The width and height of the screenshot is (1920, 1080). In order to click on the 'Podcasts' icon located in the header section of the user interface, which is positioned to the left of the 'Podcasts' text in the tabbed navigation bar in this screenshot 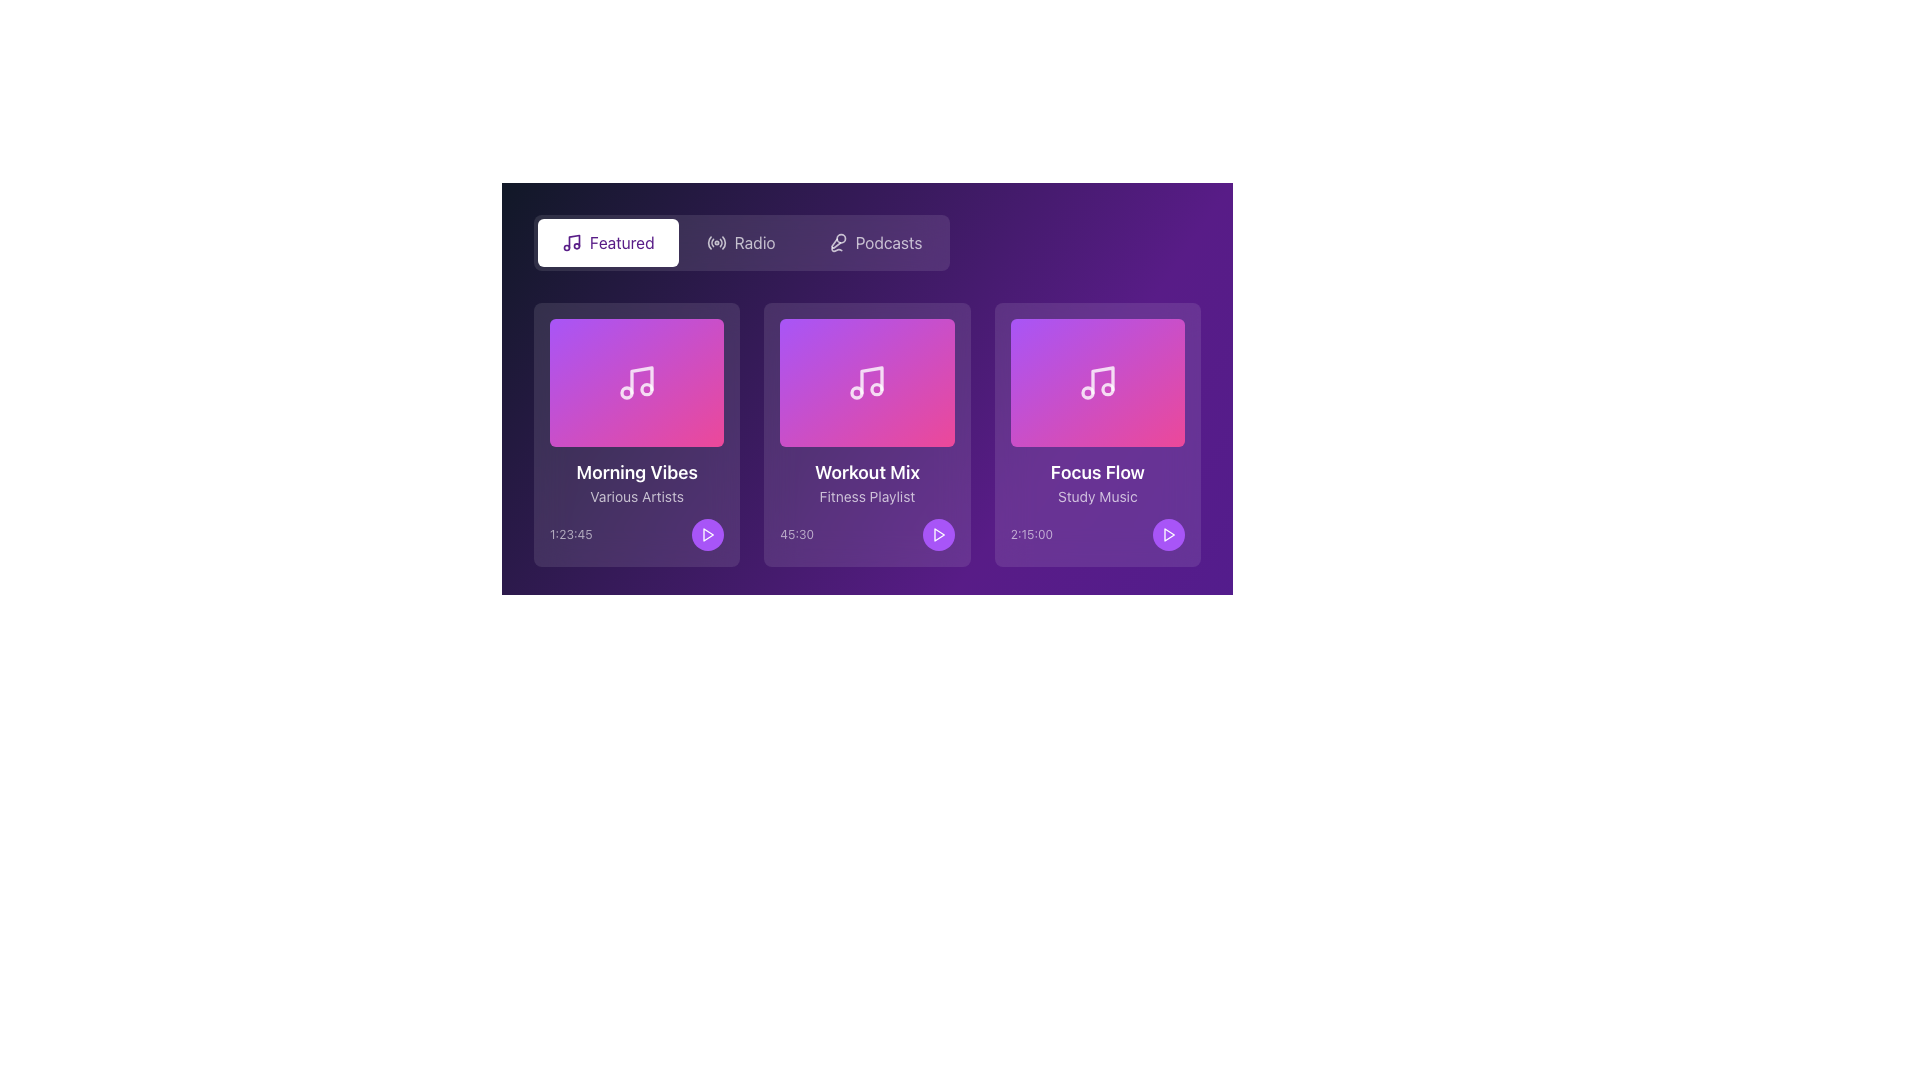, I will do `click(837, 242)`.